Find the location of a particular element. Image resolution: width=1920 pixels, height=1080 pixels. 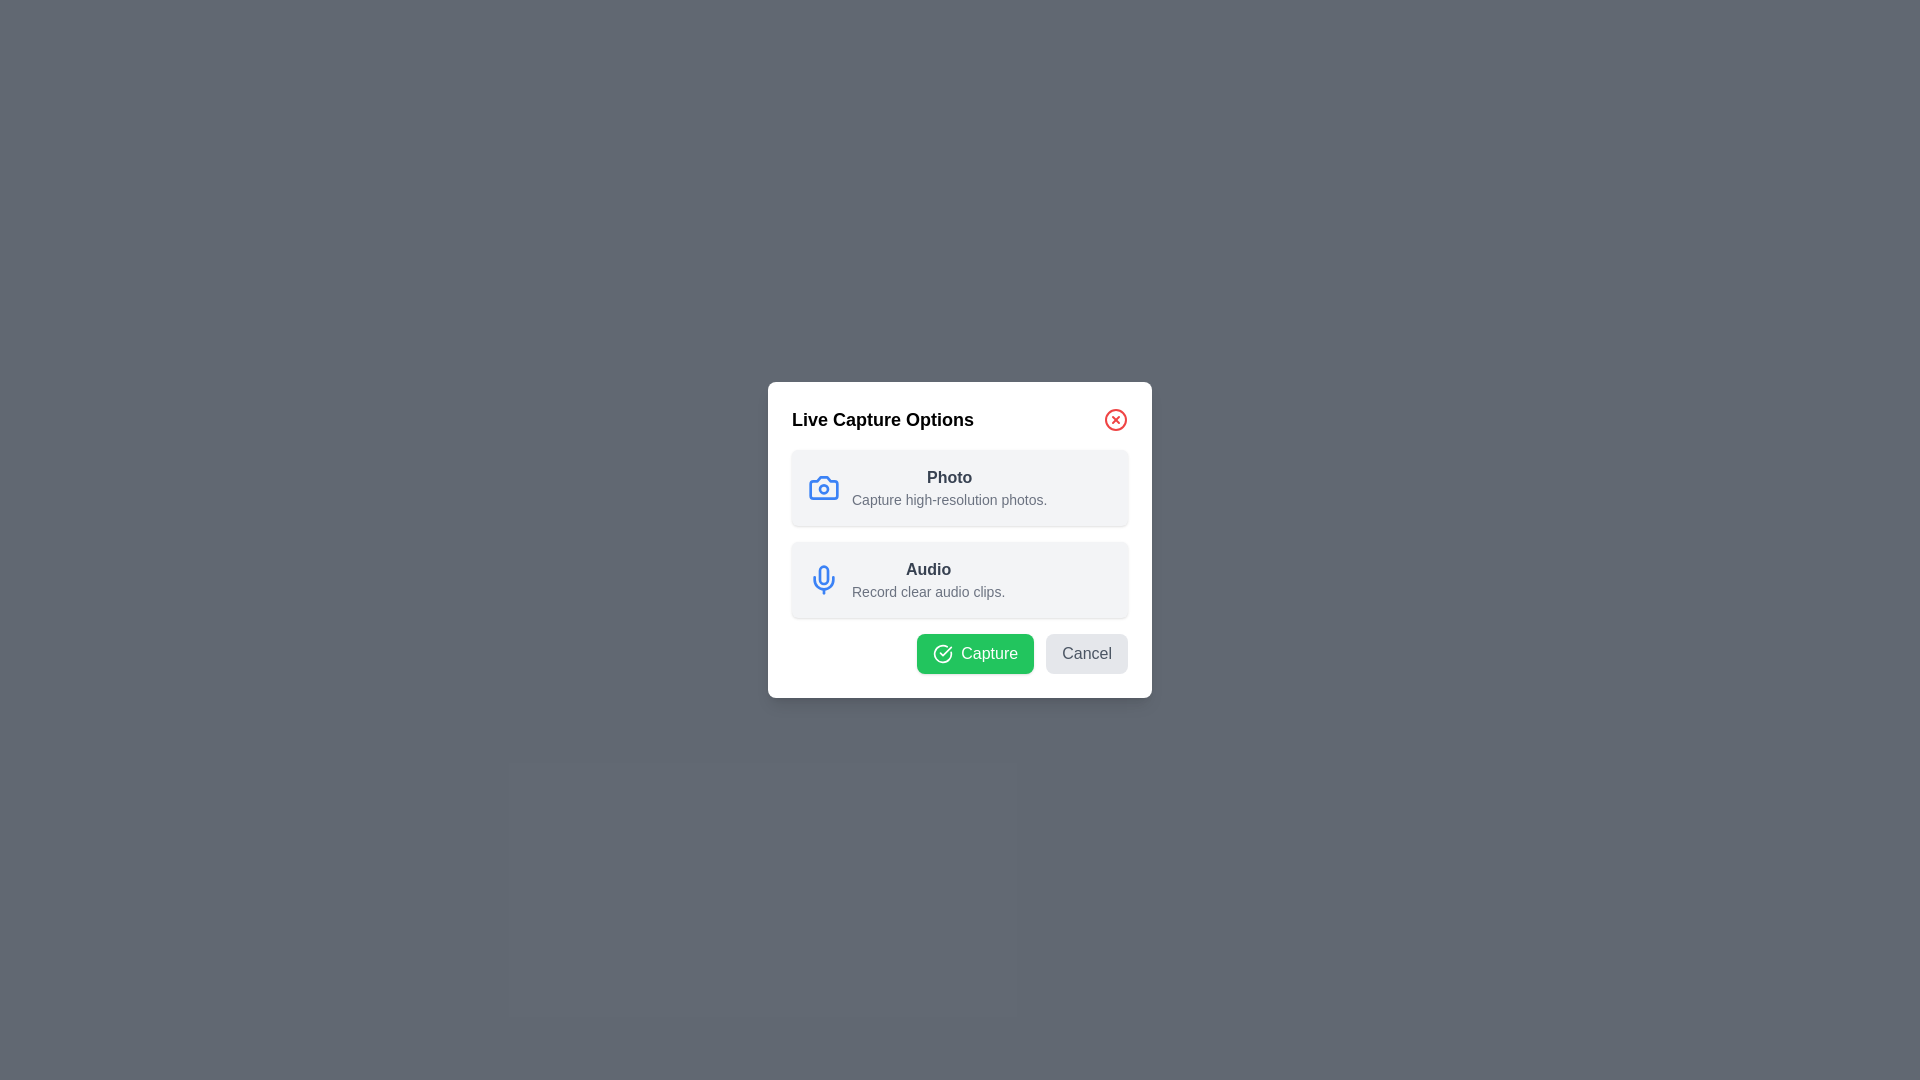

the close button to toggle the dialog visibility is located at coordinates (1115, 419).